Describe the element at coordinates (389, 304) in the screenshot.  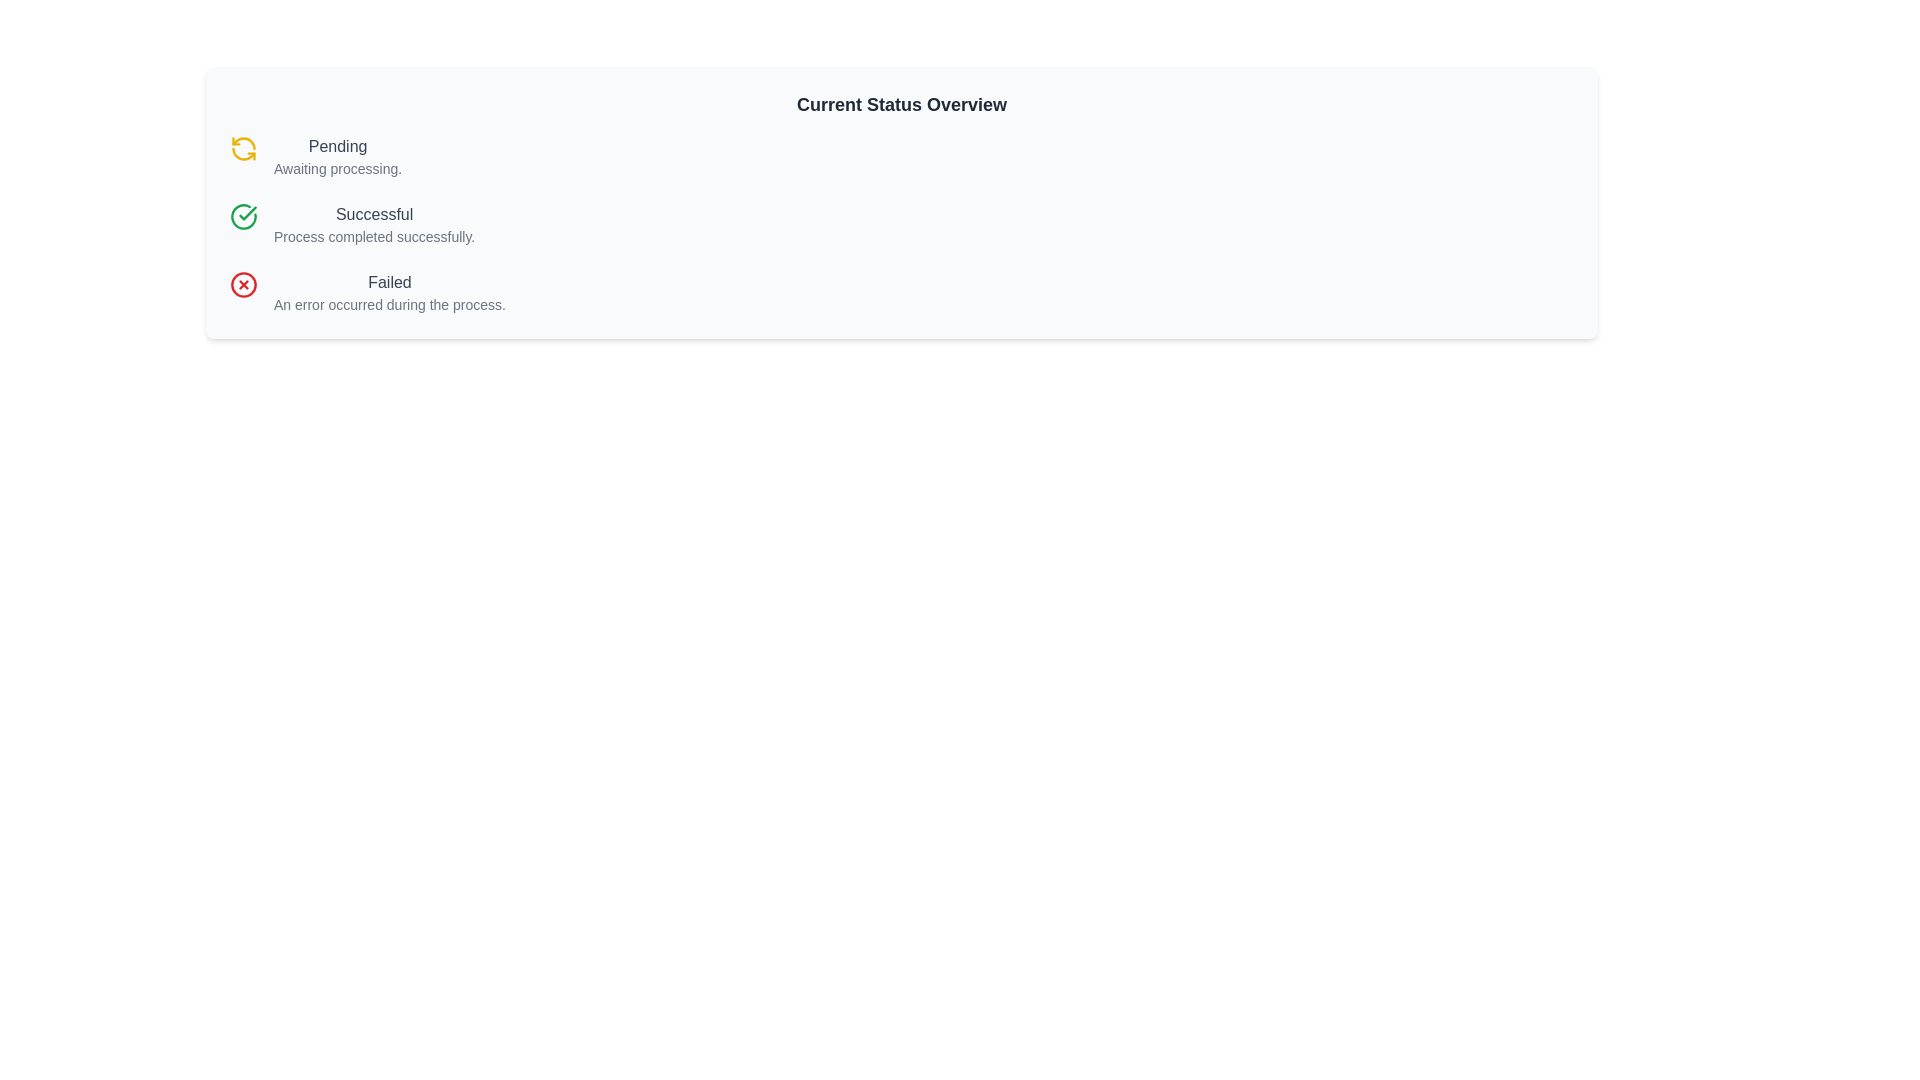
I see `the text label that displays 'An error occurred during the process.' which is styled in small gray text and positioned beneath the 'Failed' label` at that location.